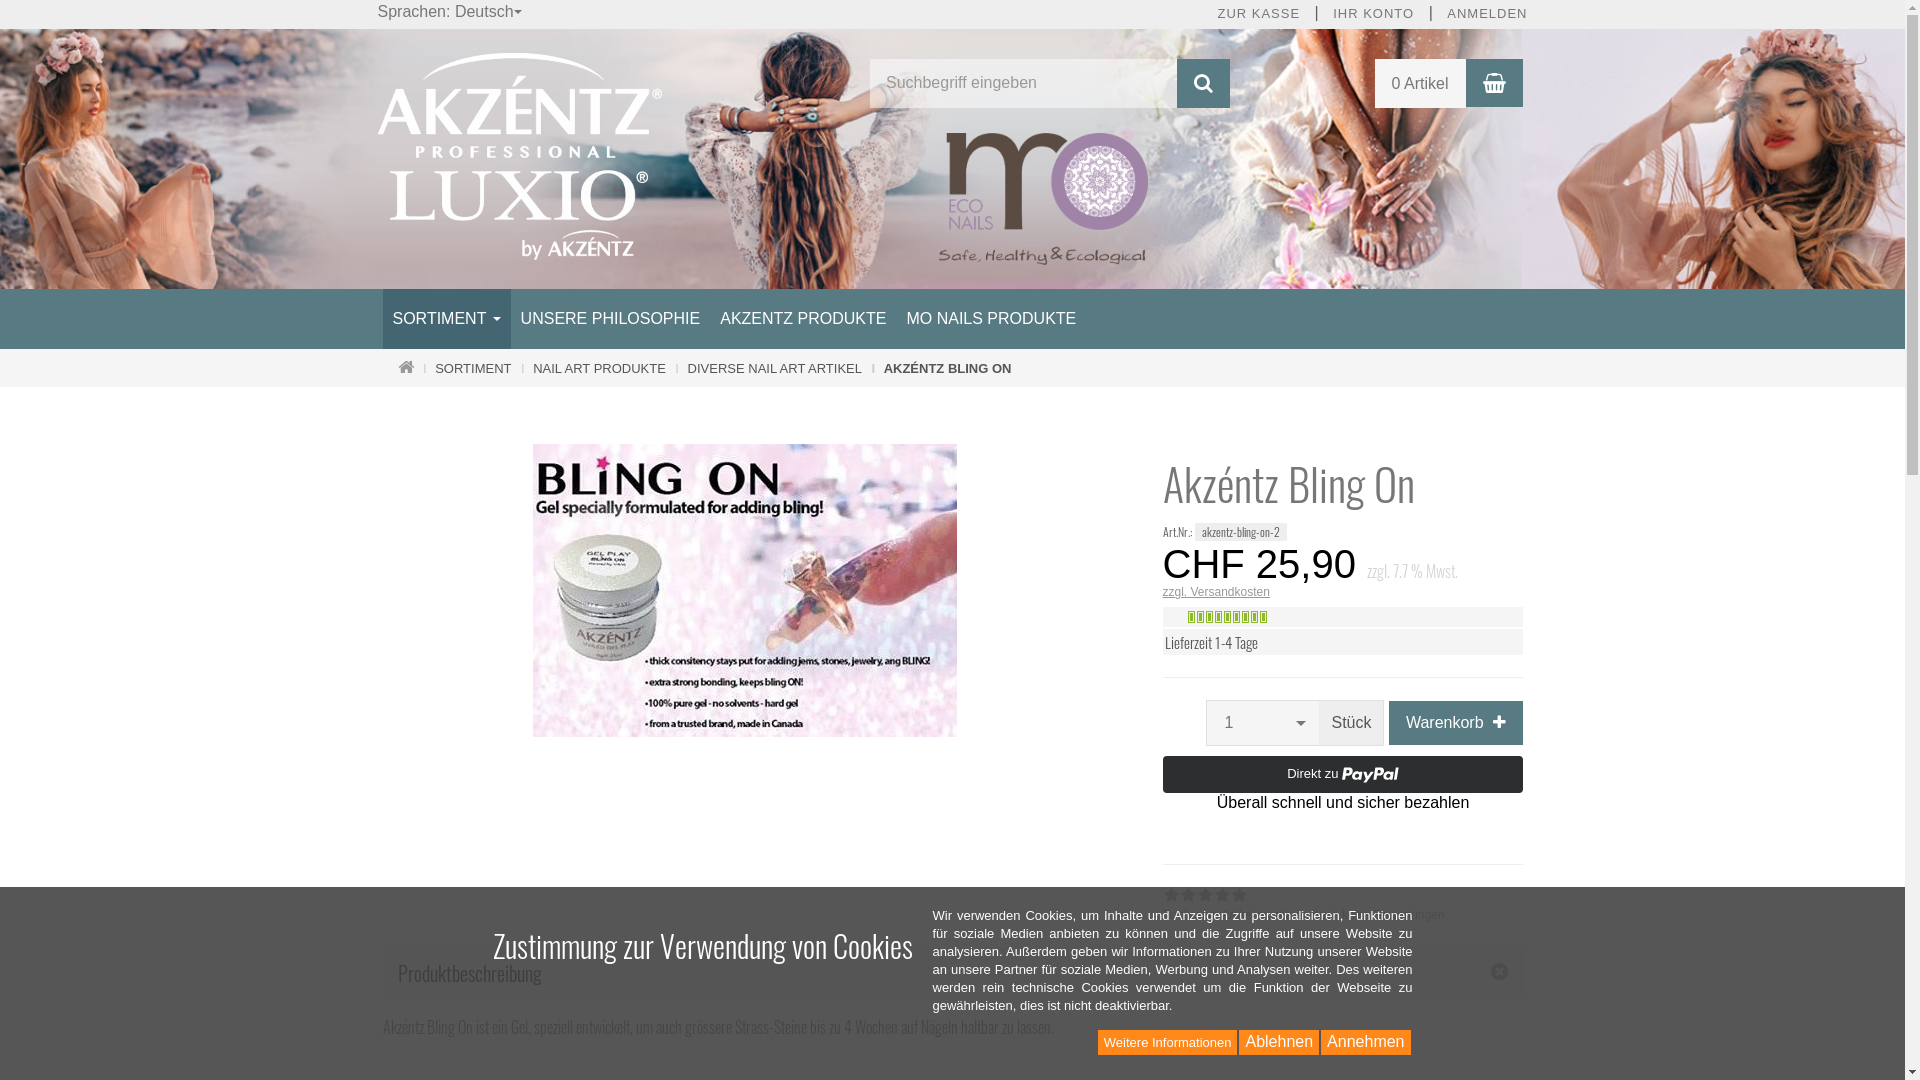  Describe the element at coordinates (1167, 1041) in the screenshot. I see `'Weitere Informationen'` at that location.